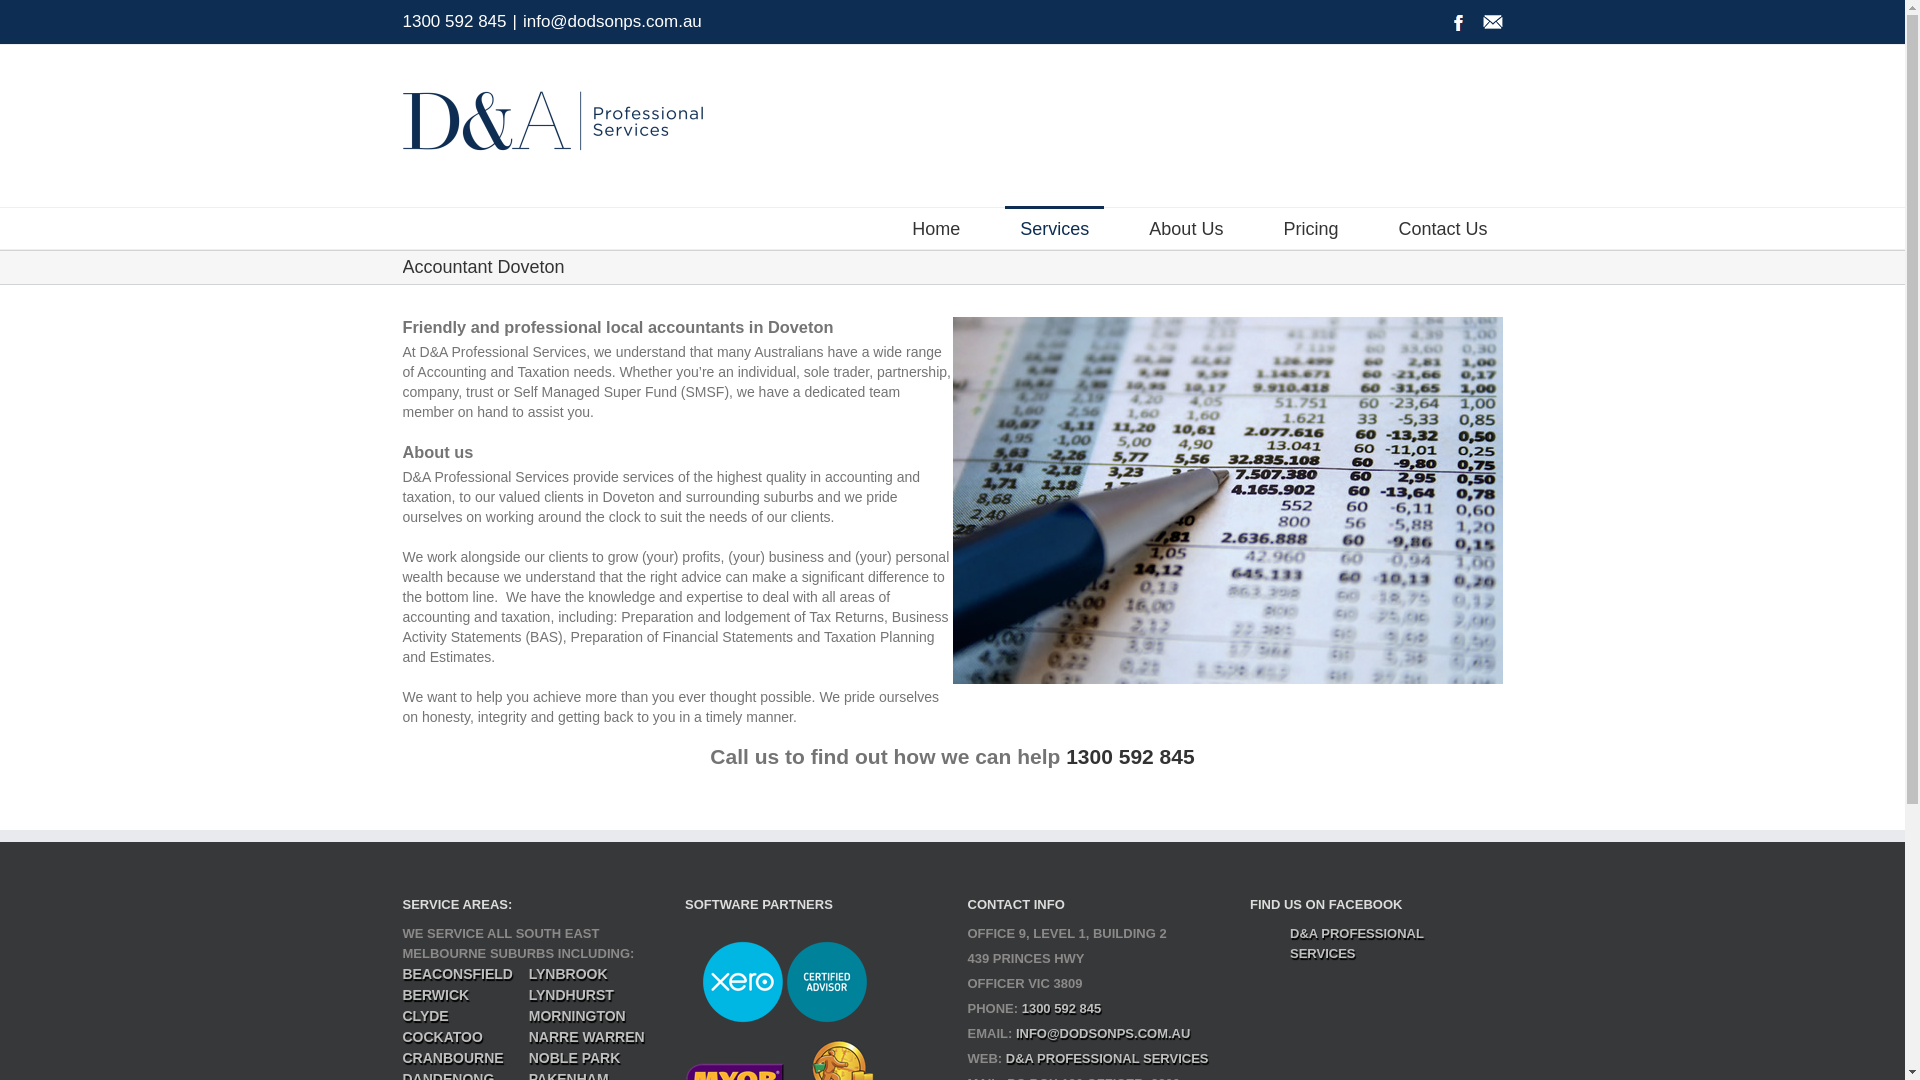 This screenshot has width=1920, height=1080. I want to click on 'LYNBROOK', so click(528, 973).